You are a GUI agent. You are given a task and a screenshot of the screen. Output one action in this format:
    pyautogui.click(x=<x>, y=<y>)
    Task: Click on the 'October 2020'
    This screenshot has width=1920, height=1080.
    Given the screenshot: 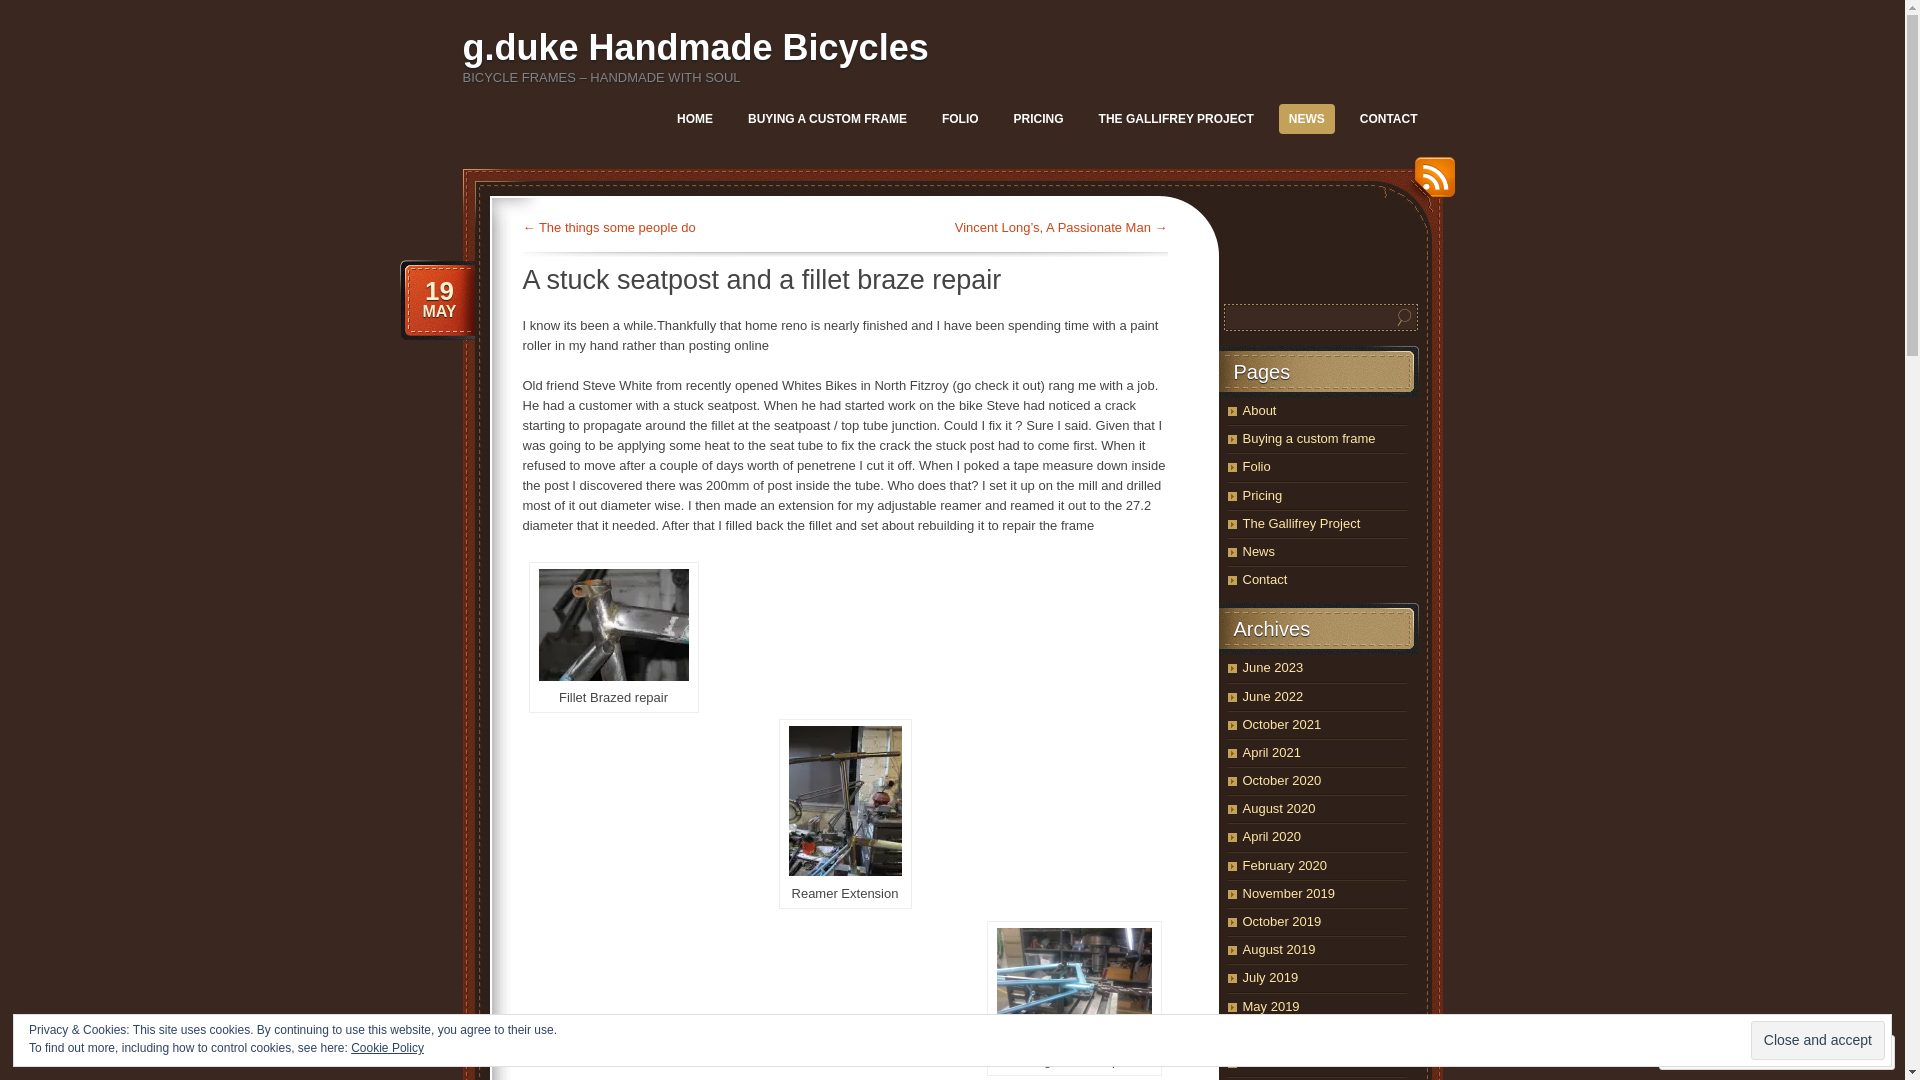 What is the action you would take?
    pyautogui.click(x=1281, y=779)
    